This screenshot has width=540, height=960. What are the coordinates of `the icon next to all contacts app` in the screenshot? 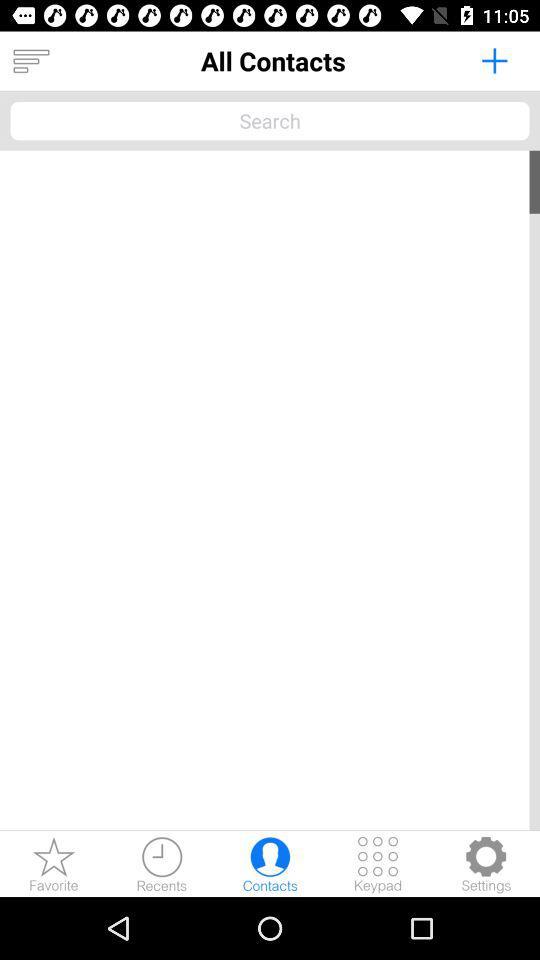 It's located at (30, 61).